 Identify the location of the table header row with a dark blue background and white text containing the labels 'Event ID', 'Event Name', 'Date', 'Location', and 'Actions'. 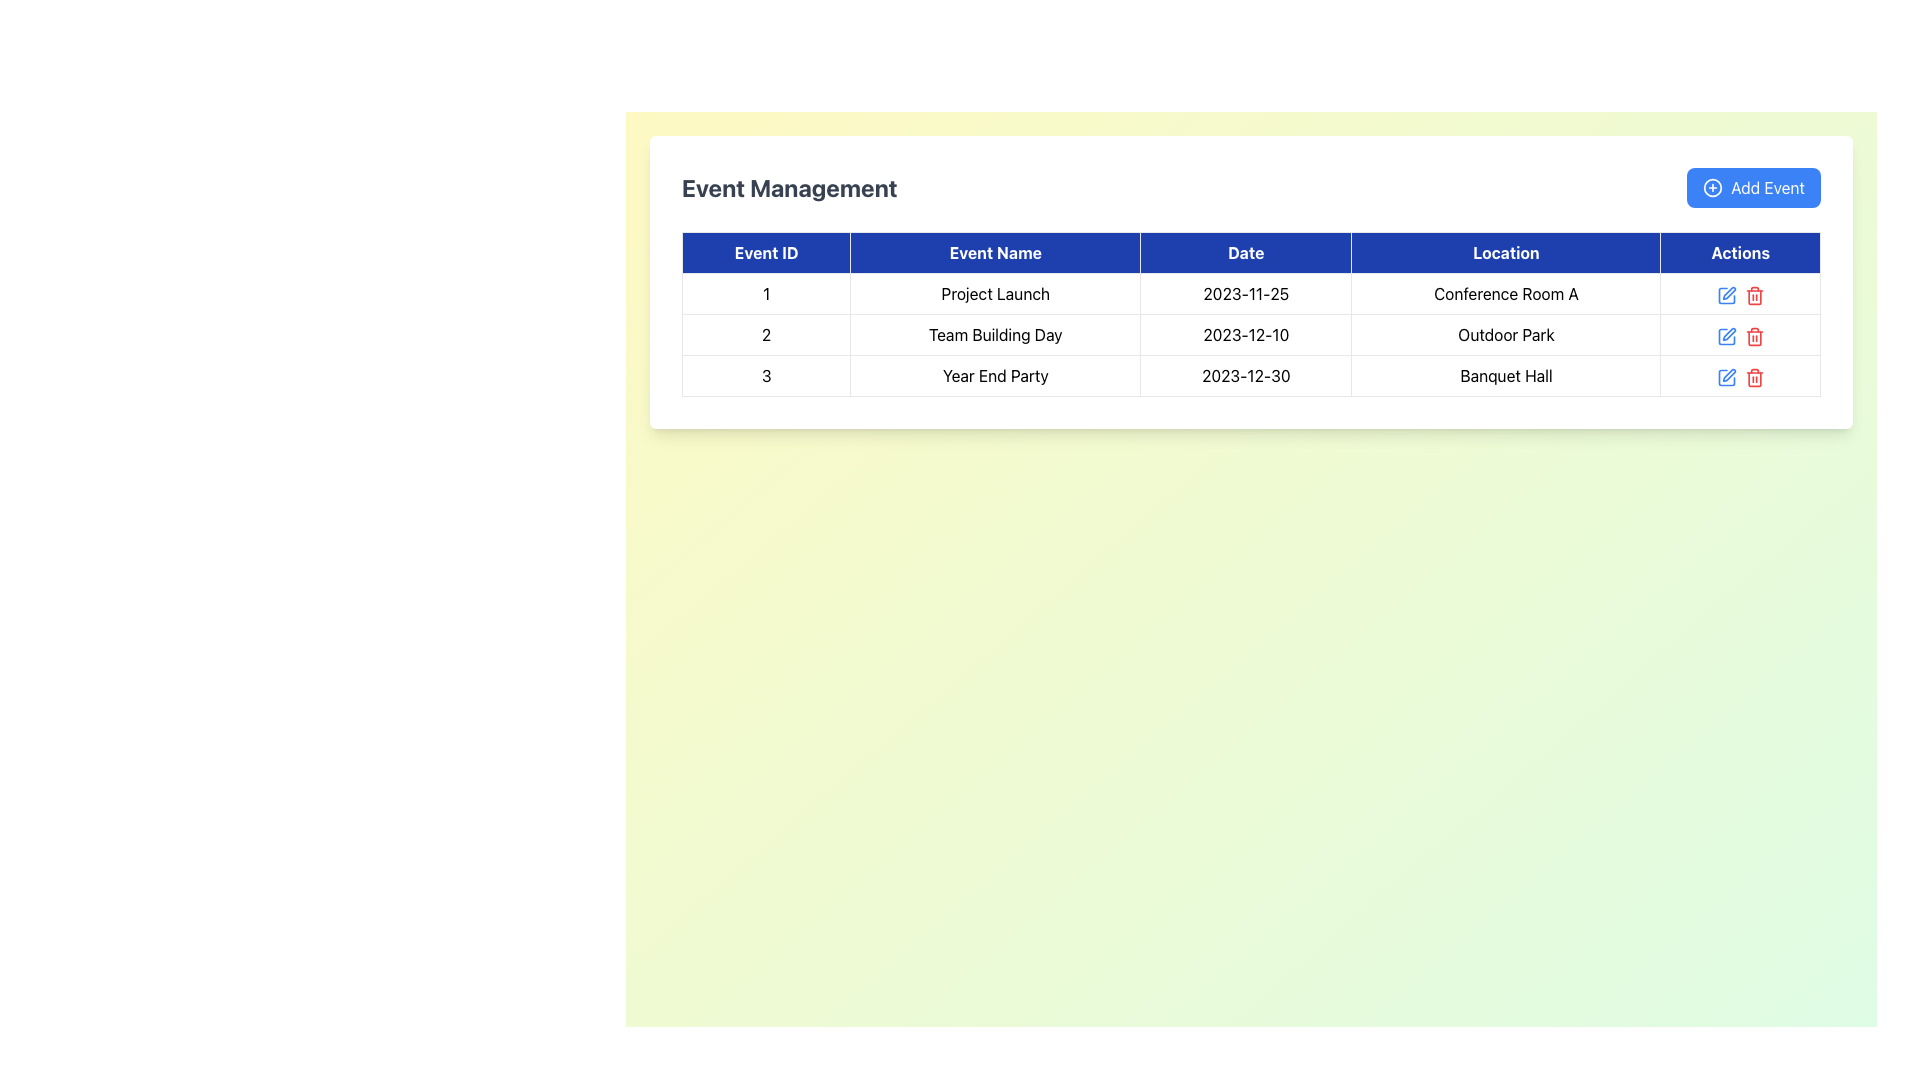
(1250, 252).